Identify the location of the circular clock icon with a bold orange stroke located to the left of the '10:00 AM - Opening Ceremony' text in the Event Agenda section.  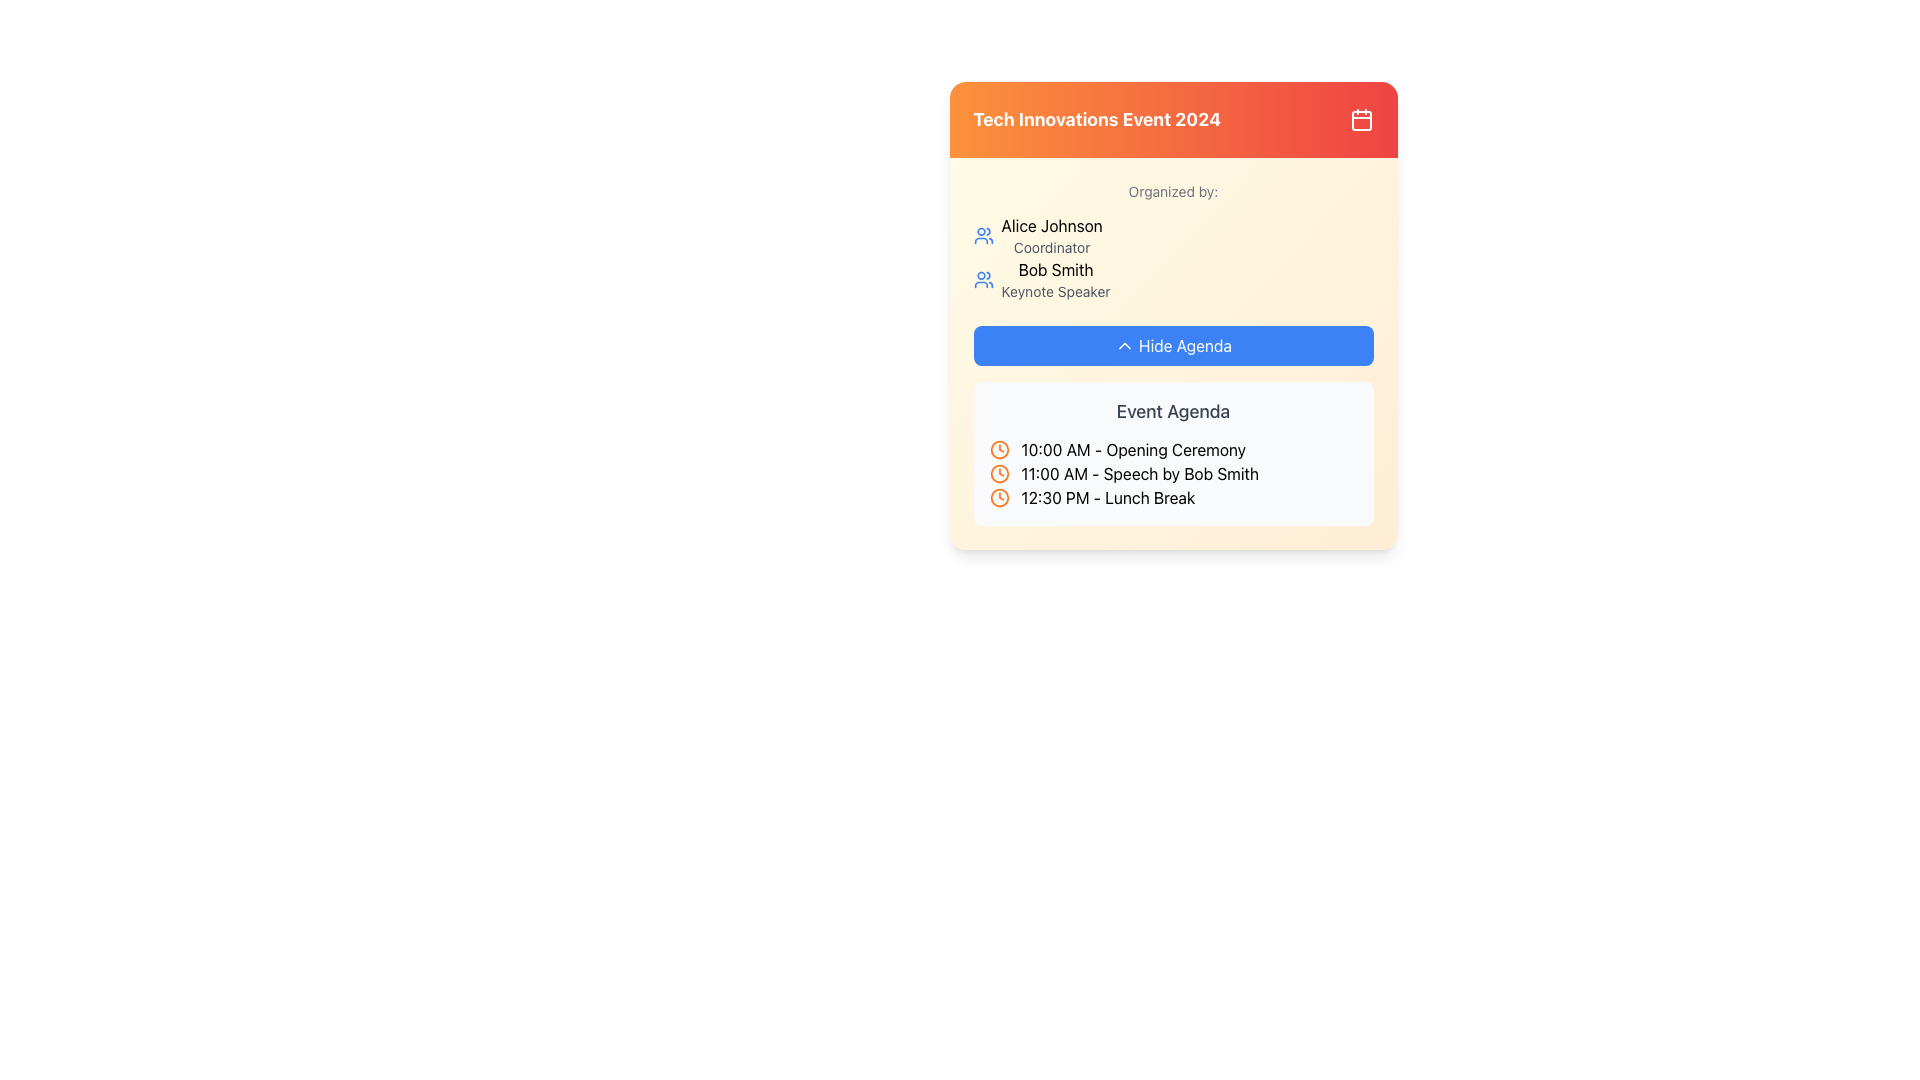
(999, 450).